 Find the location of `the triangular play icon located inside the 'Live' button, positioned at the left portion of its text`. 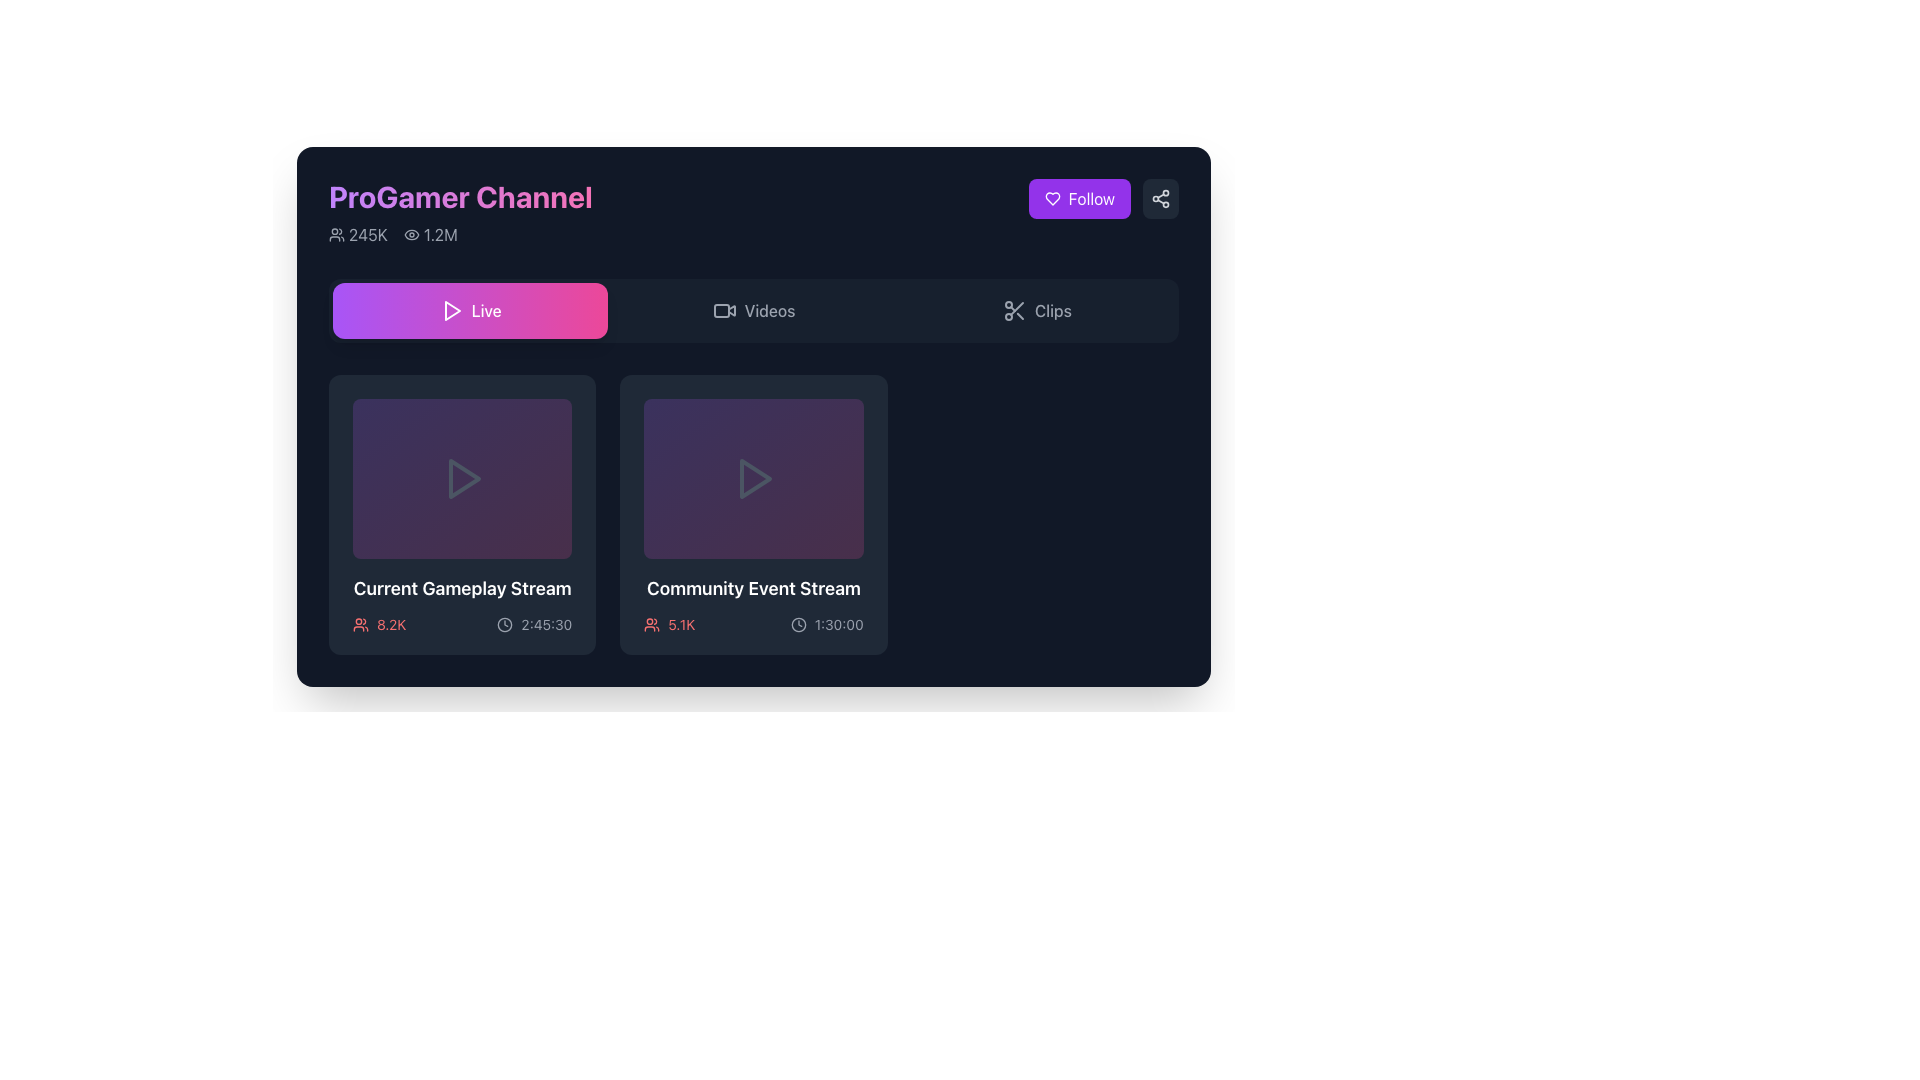

the triangular play icon located inside the 'Live' button, positioned at the left portion of its text is located at coordinates (450, 311).